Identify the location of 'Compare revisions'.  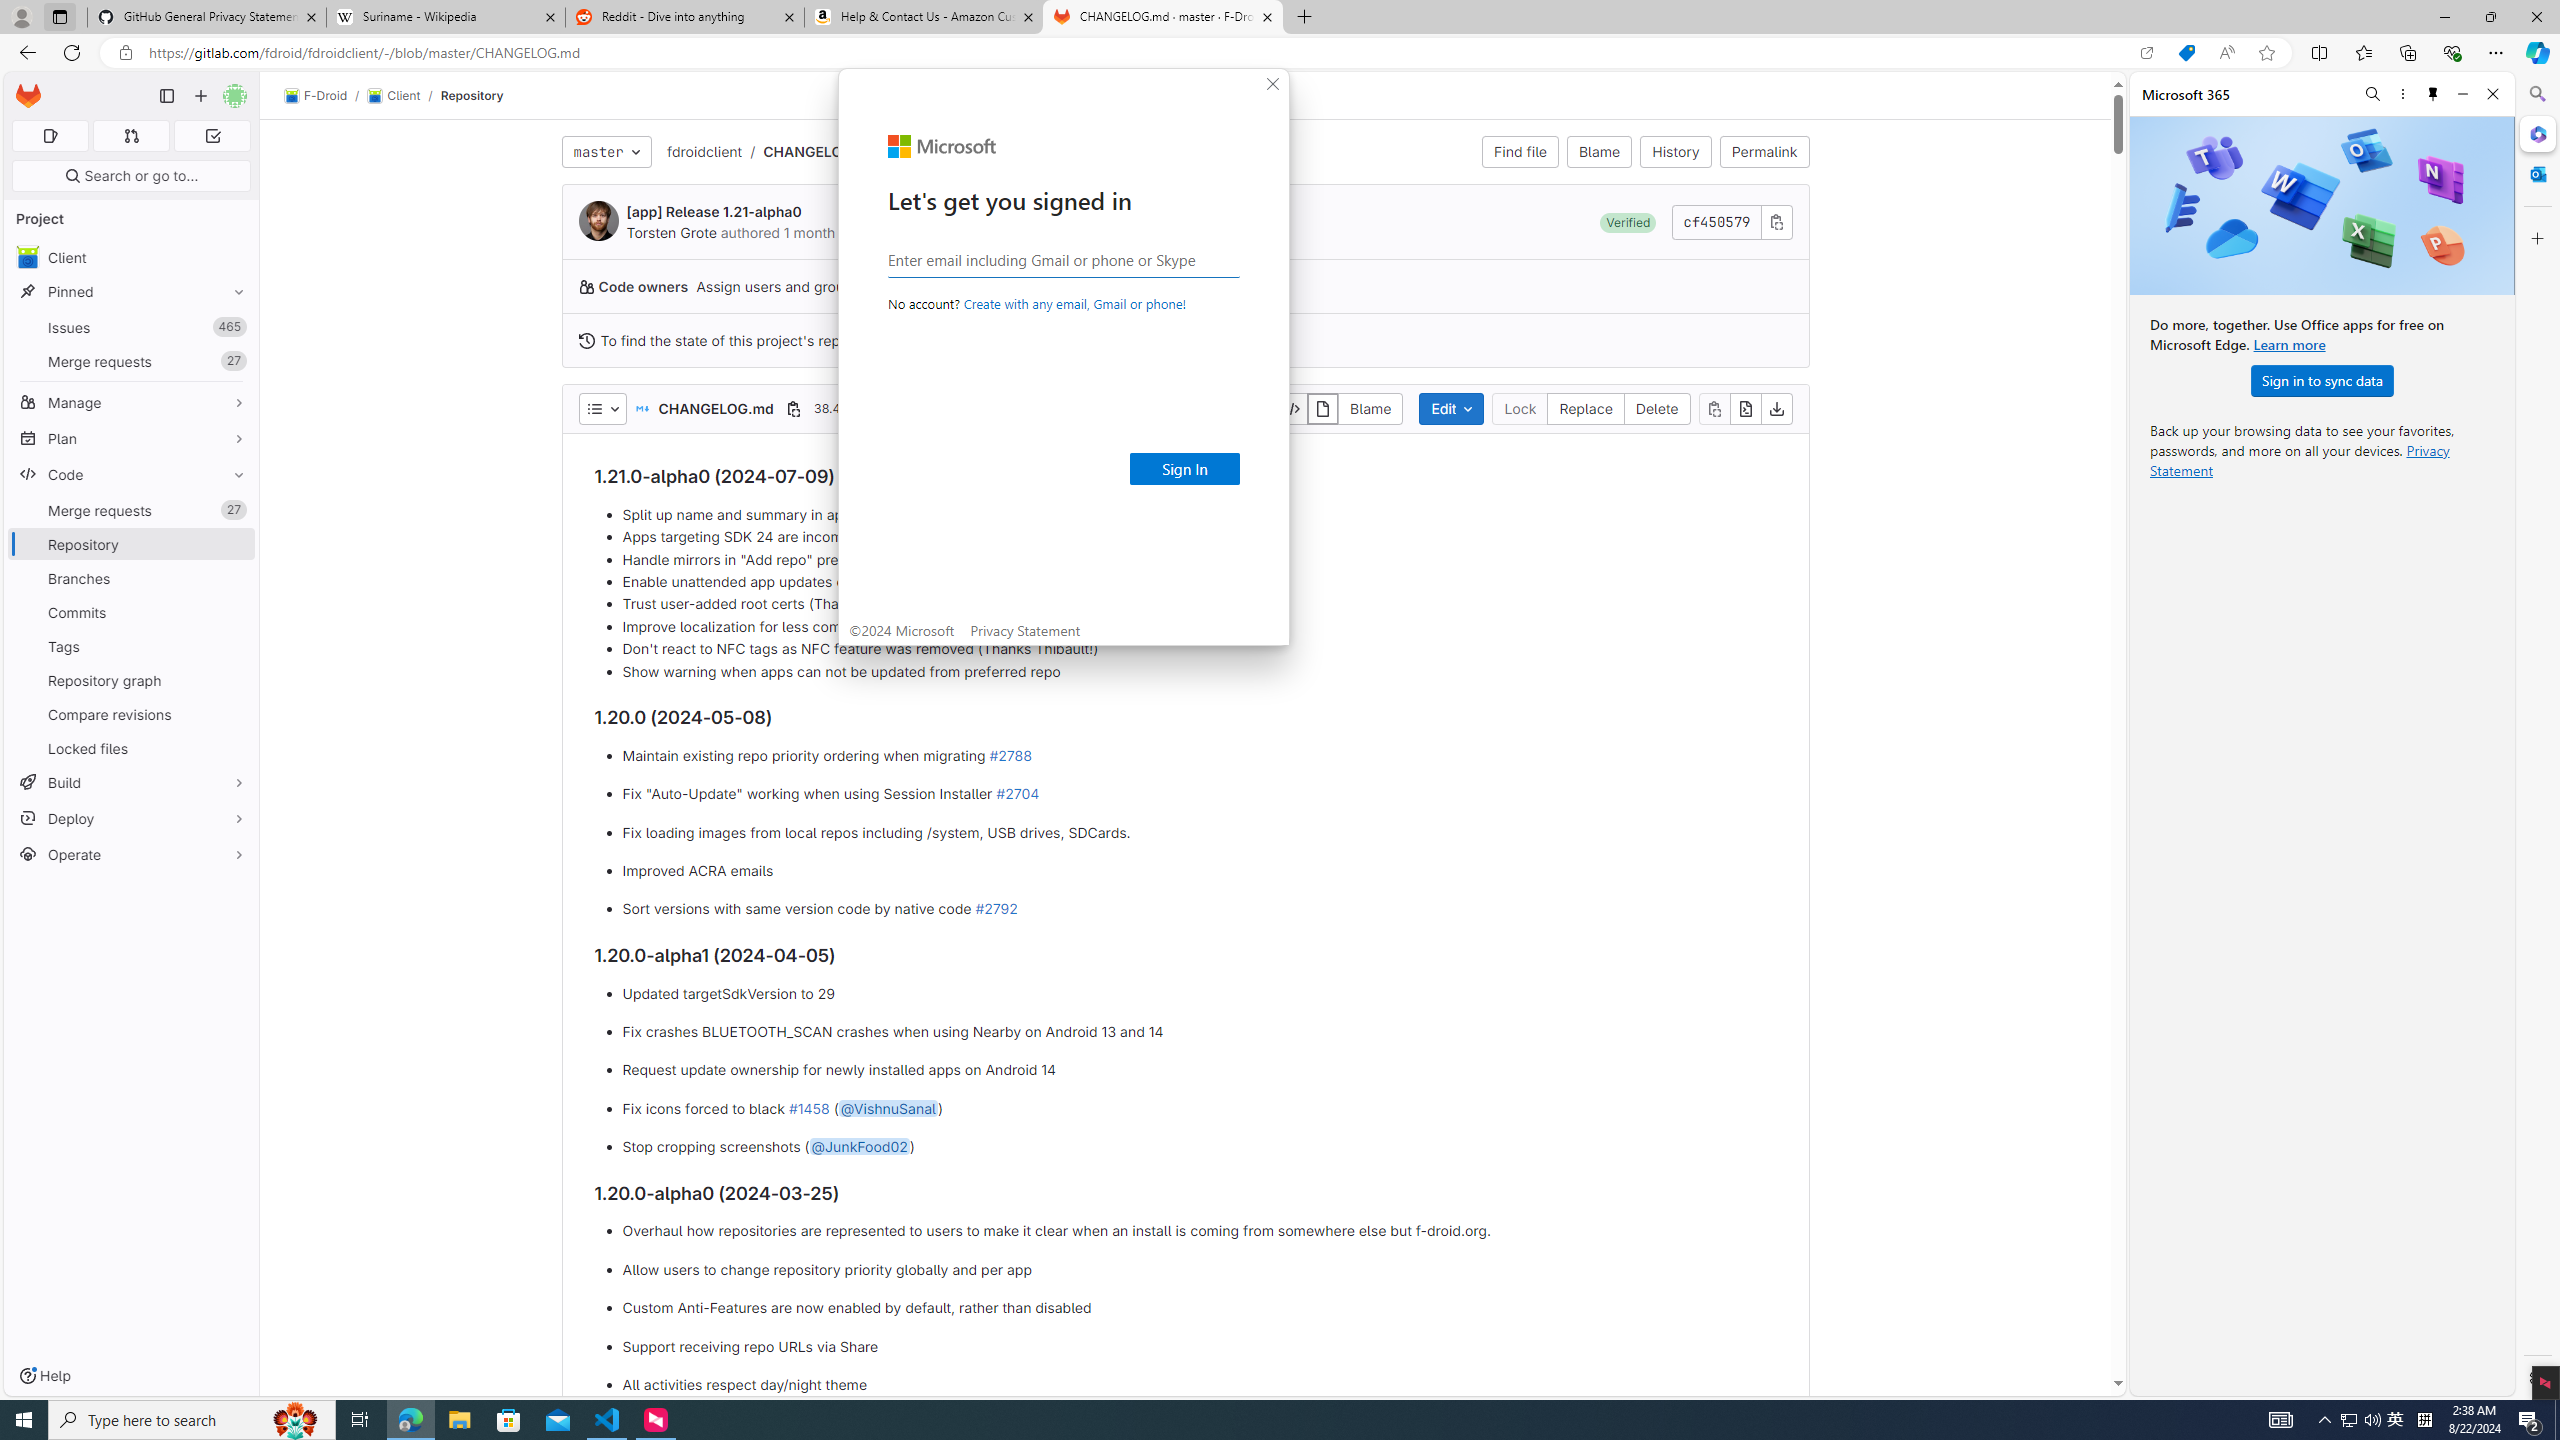
(130, 713).